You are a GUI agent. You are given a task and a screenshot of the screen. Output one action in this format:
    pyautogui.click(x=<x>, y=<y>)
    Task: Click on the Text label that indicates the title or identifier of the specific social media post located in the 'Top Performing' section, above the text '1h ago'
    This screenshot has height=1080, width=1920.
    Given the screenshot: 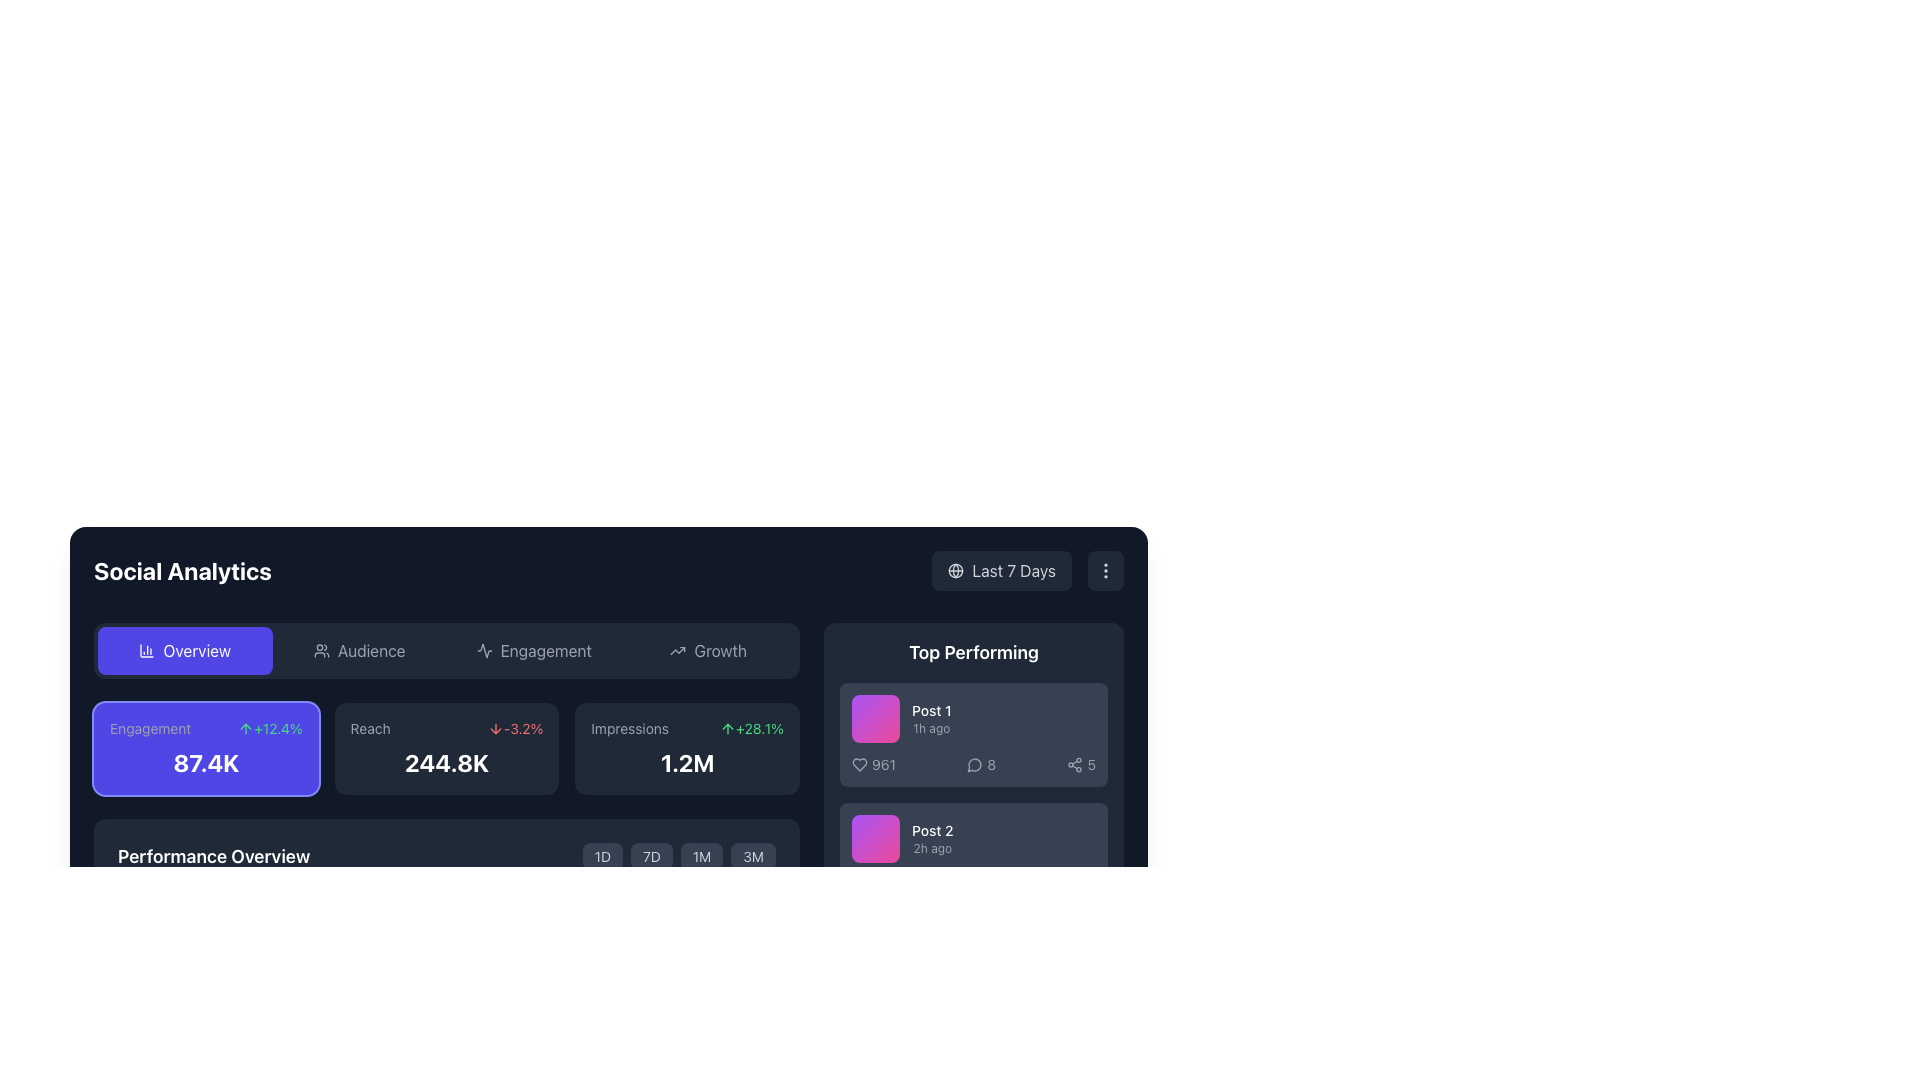 What is the action you would take?
    pyautogui.click(x=930, y=709)
    